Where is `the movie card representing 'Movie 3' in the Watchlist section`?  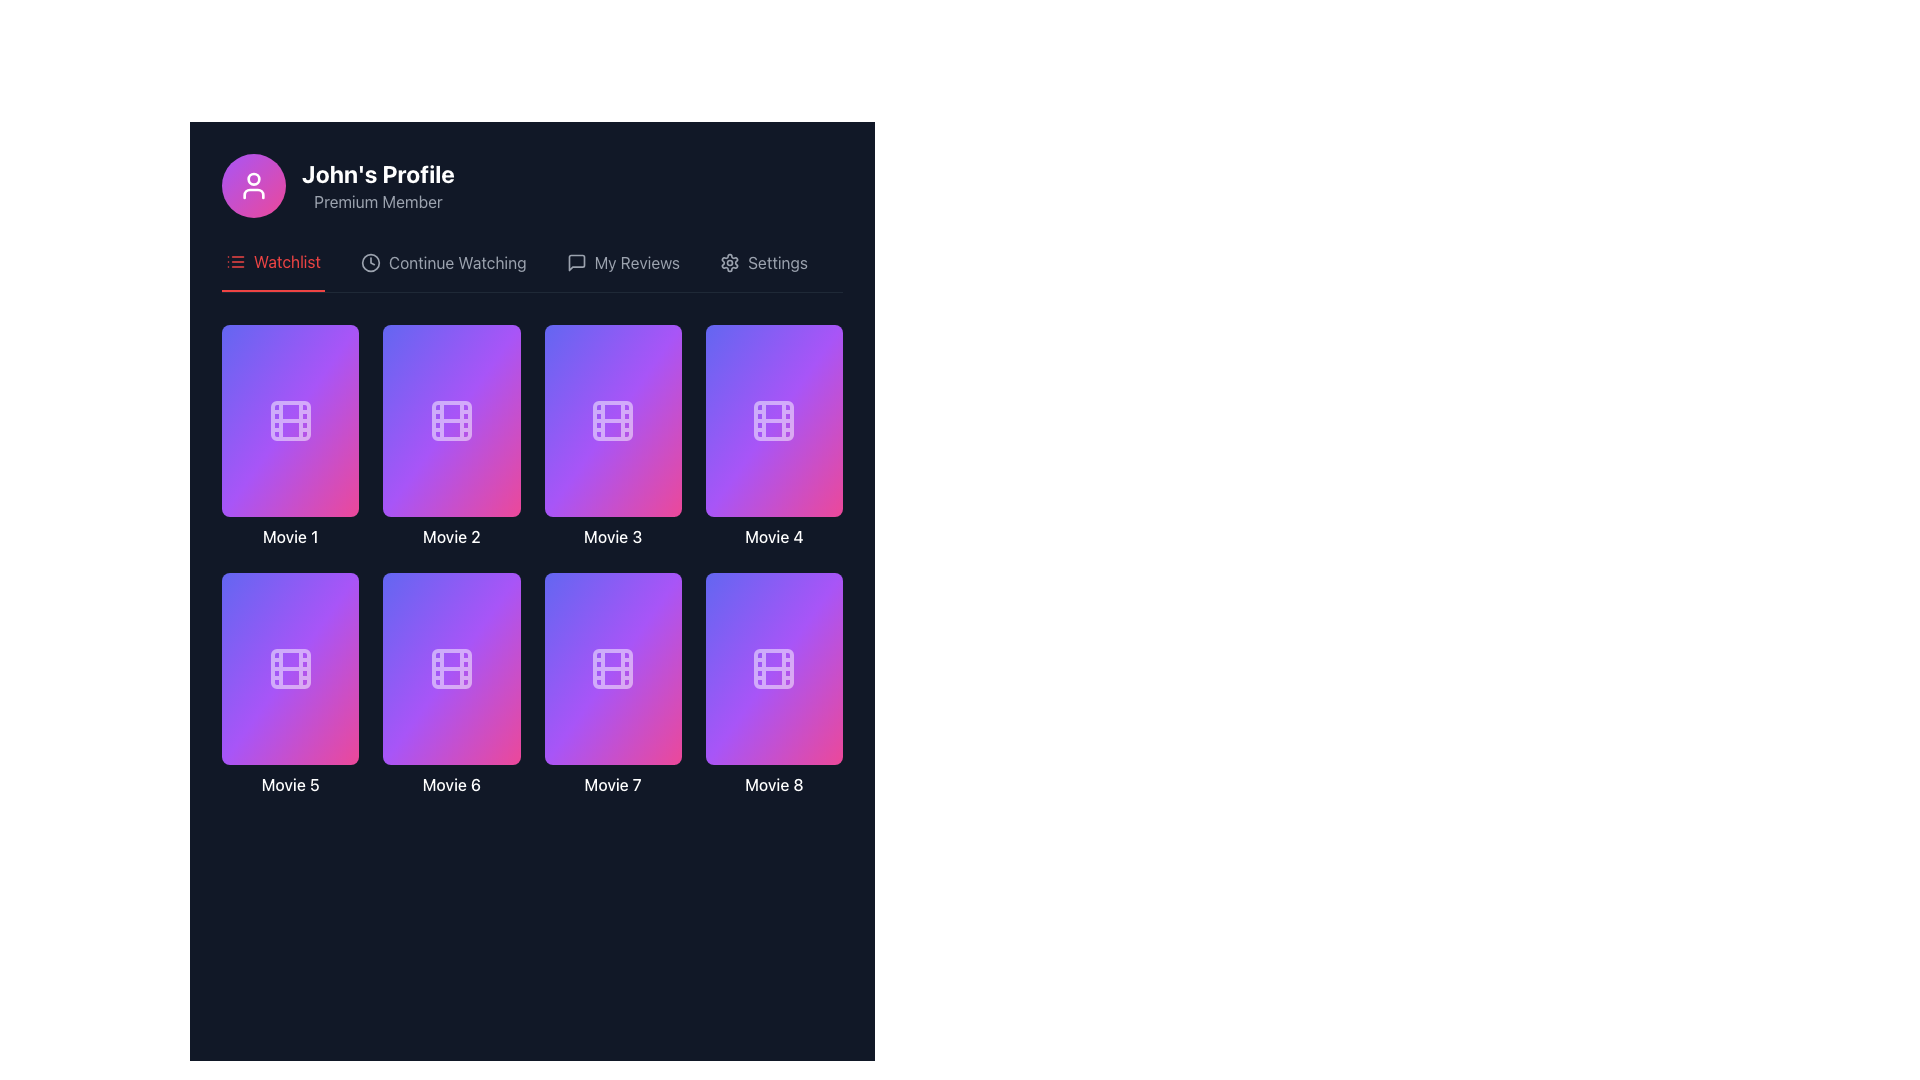 the movie card representing 'Movie 3' in the Watchlist section is located at coordinates (612, 435).